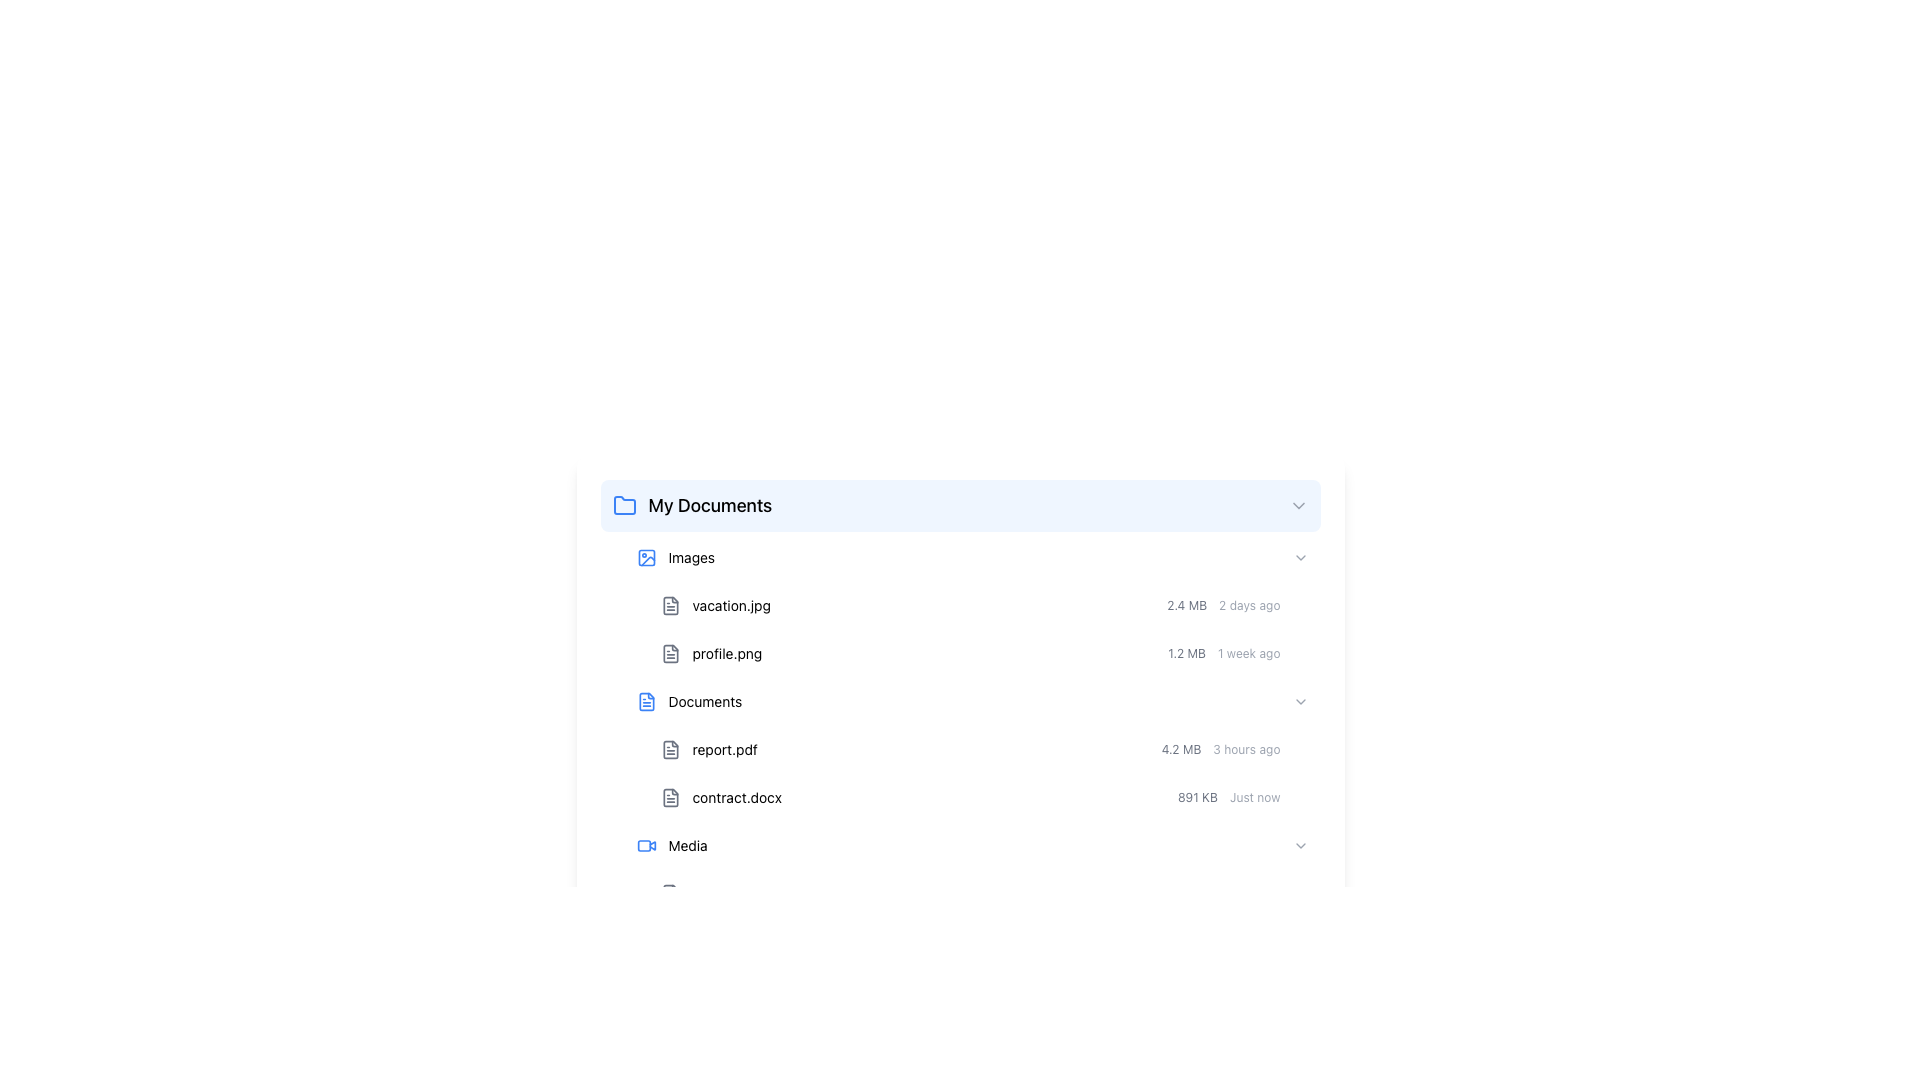 This screenshot has width=1920, height=1080. I want to click on the document file icon with a folded corner, which is part of a group of graphical elements in the file browser interface, so click(670, 604).